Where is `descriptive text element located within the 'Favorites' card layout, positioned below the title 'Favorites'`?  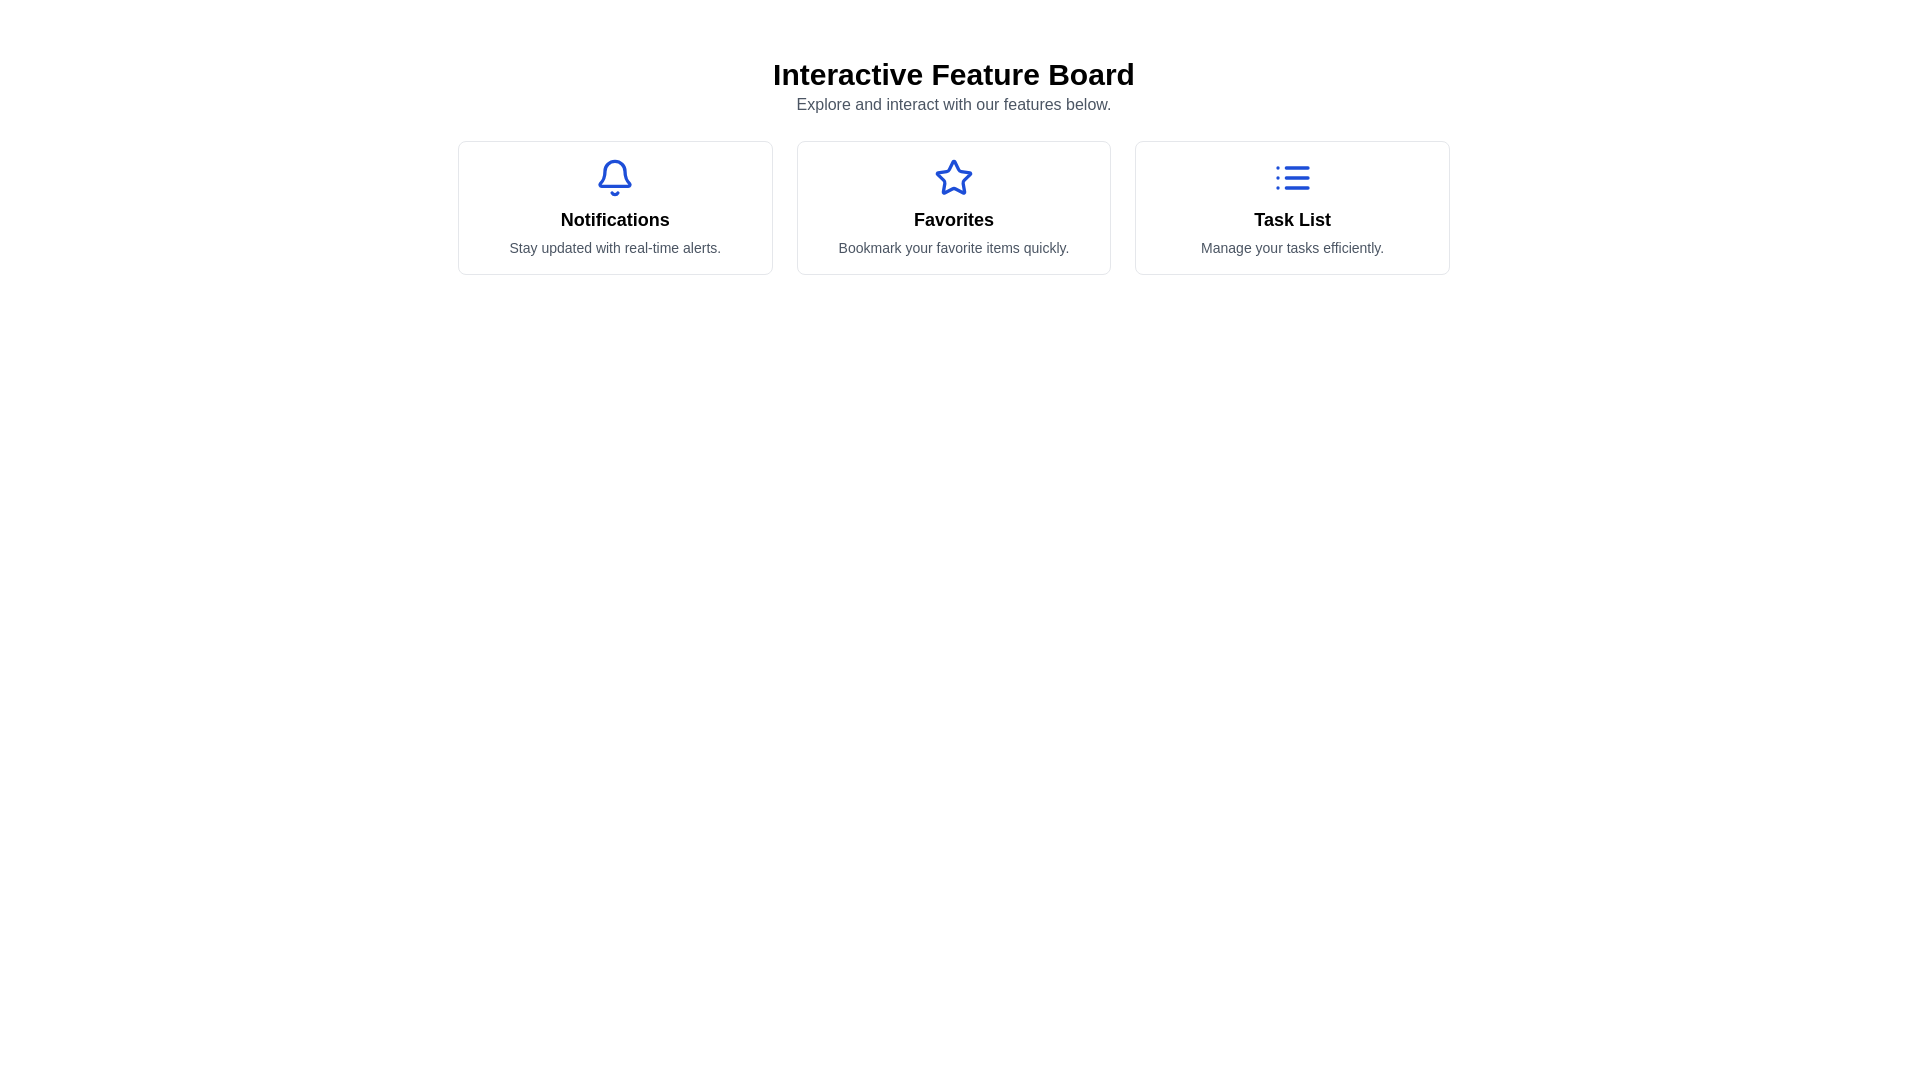
descriptive text element located within the 'Favorites' card layout, positioned below the title 'Favorites' is located at coordinates (953, 246).